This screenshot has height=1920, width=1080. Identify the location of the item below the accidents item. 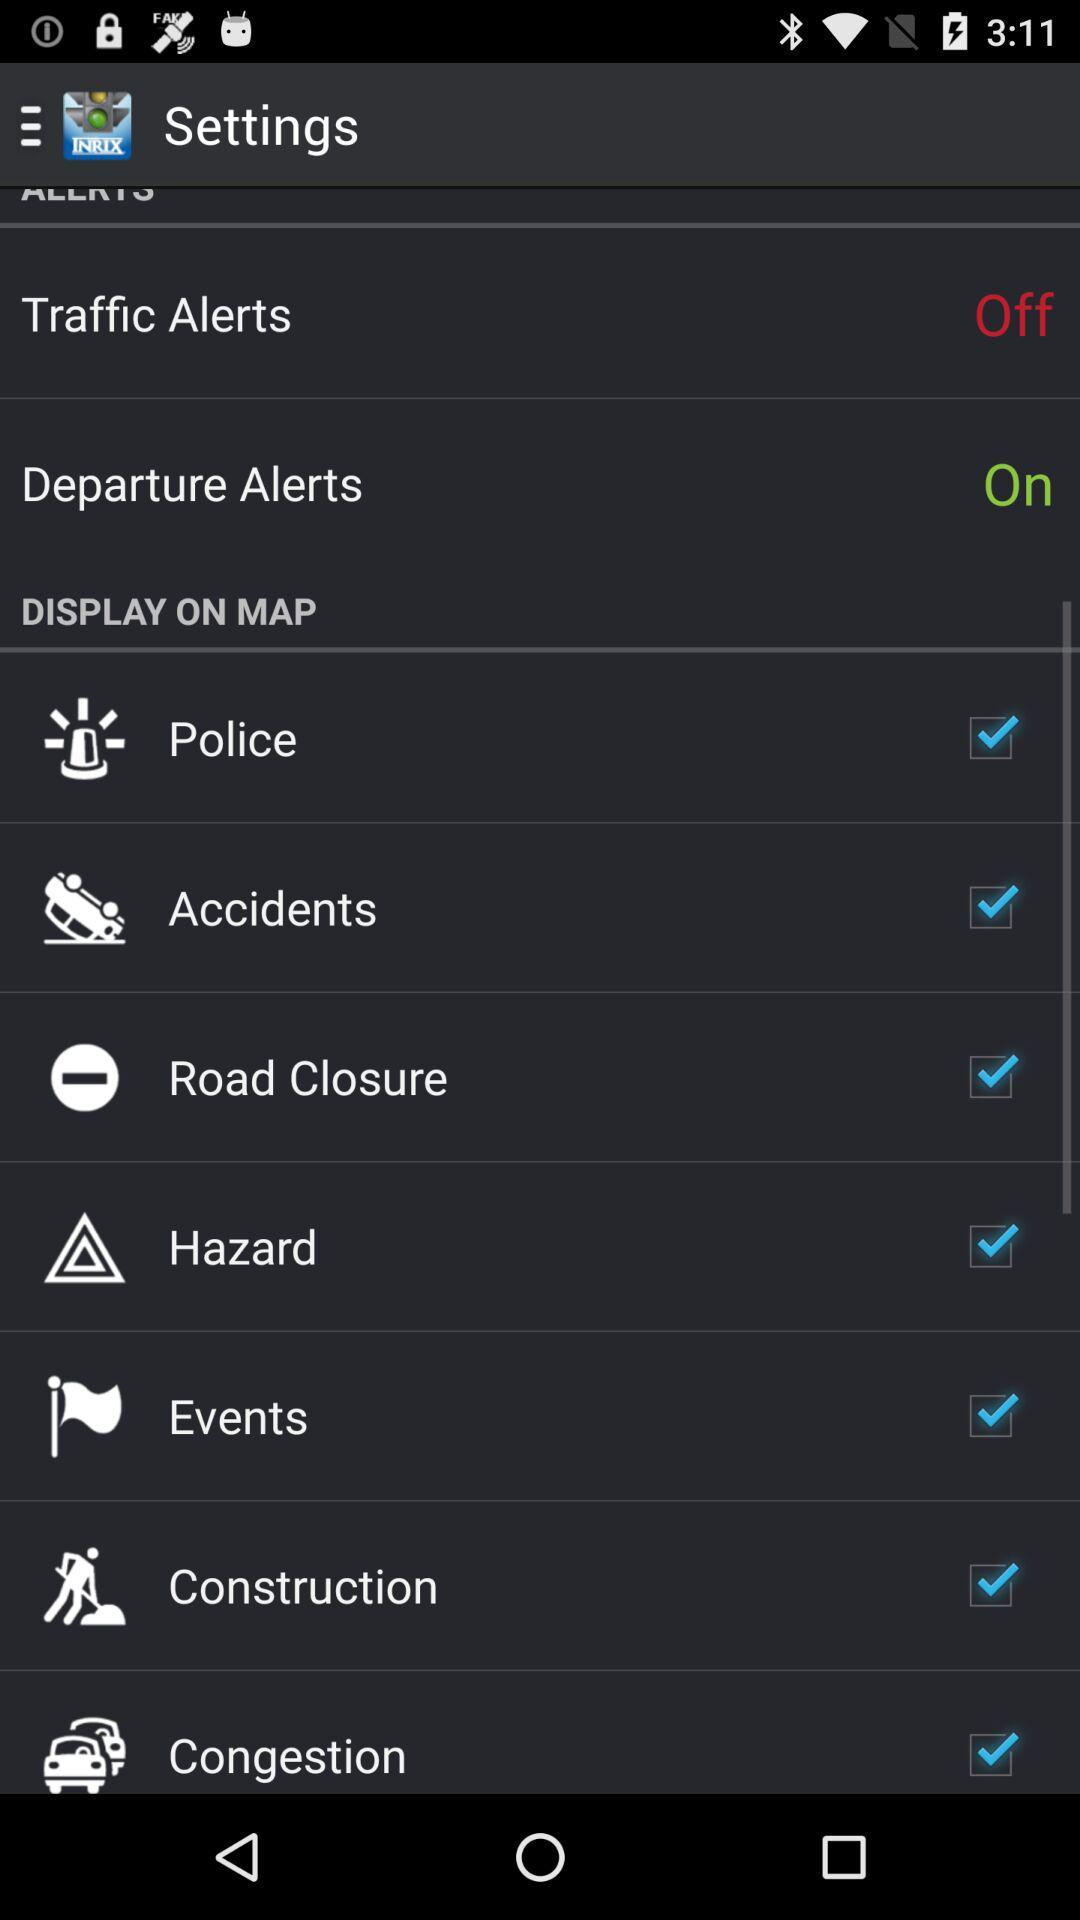
(307, 1075).